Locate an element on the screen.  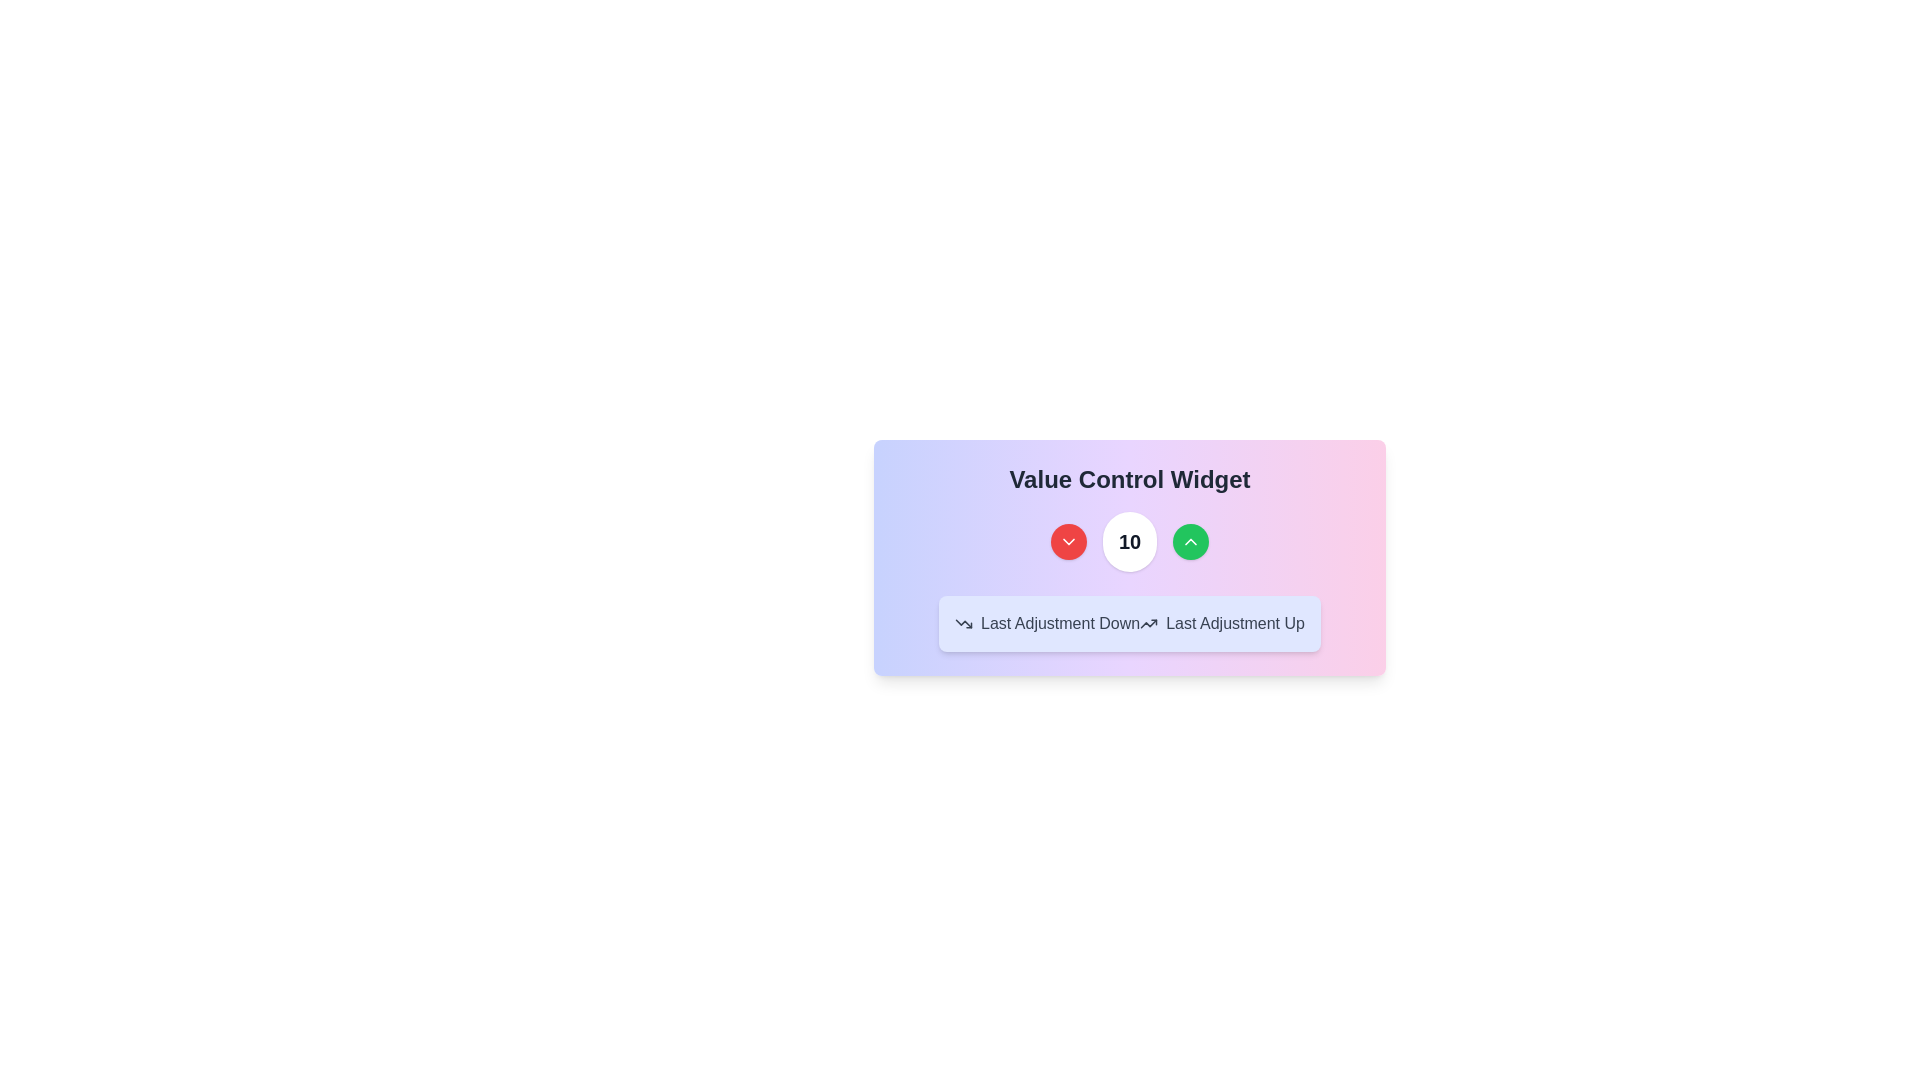
the upward chevron icon on the green circular button located to the right of the value display in the widget is located at coordinates (1191, 542).